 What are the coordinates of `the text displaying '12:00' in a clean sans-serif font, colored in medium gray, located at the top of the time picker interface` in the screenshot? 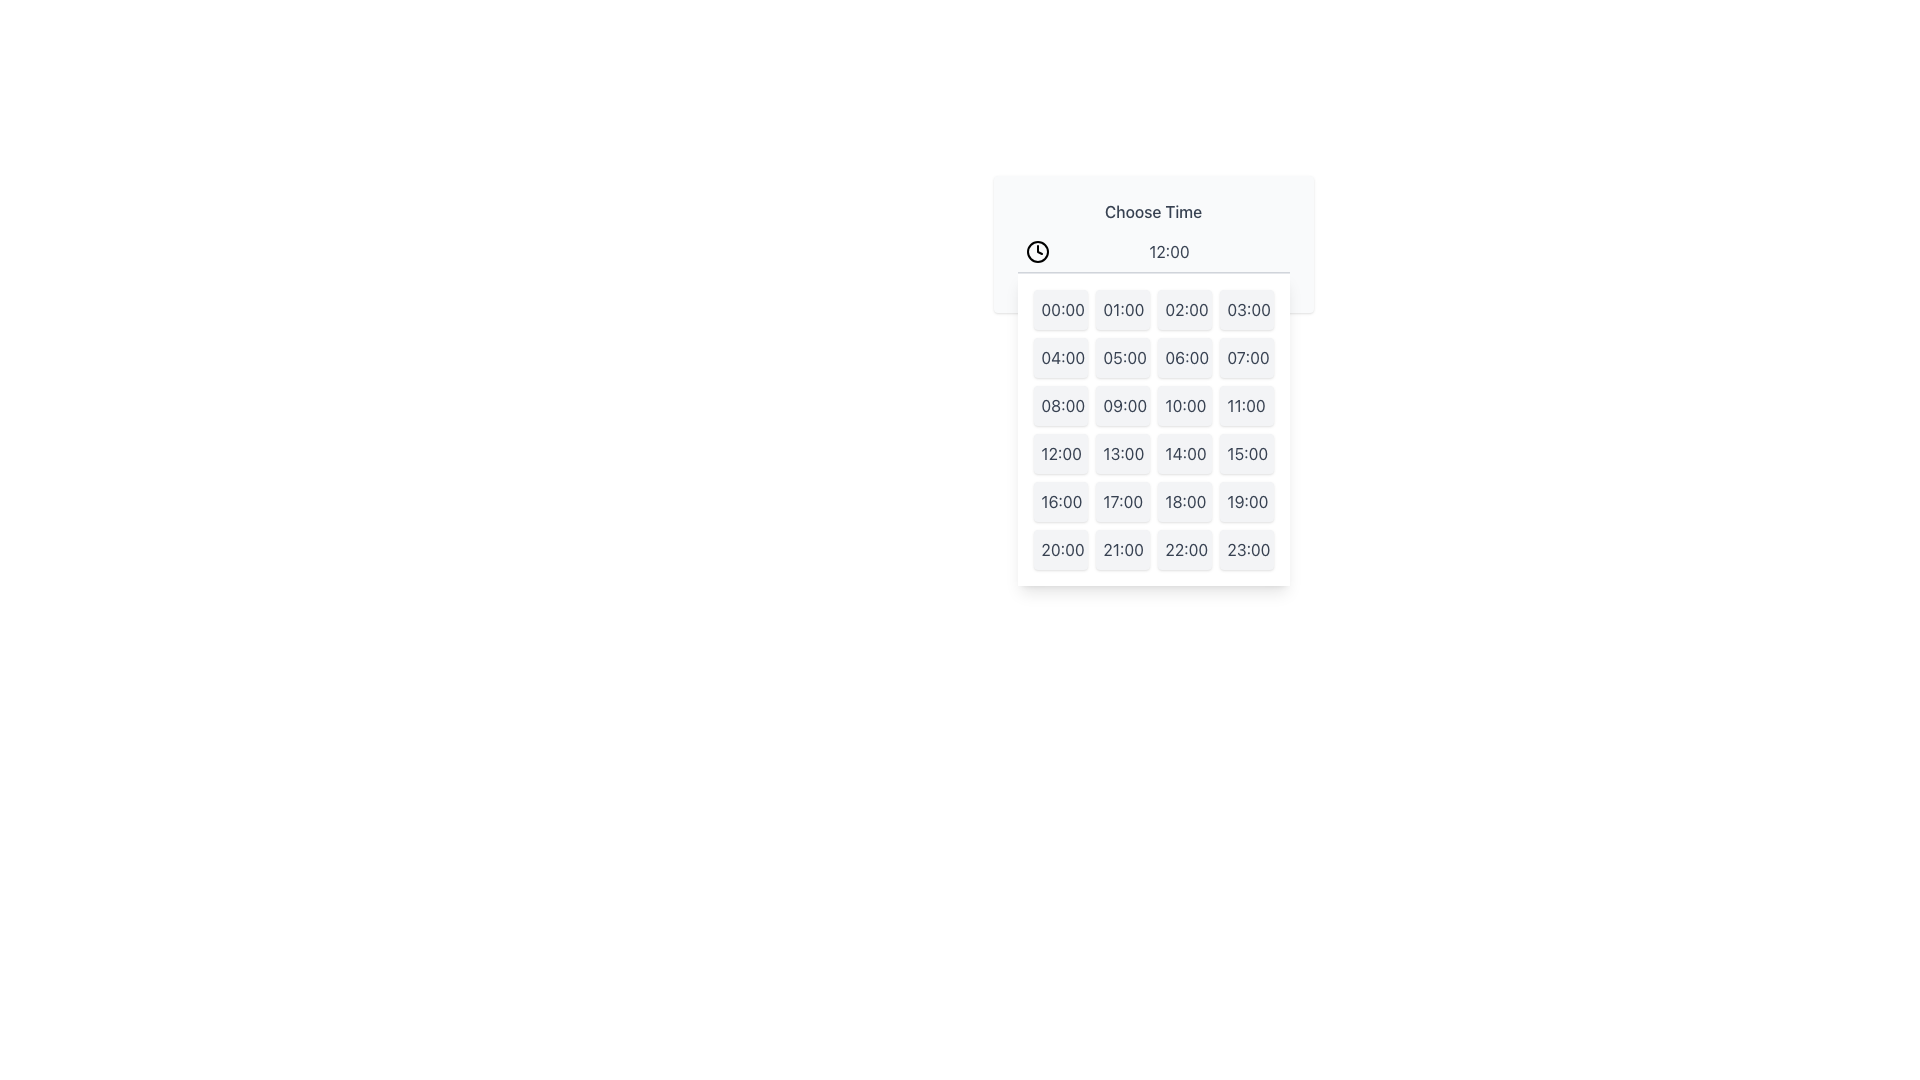 It's located at (1169, 250).